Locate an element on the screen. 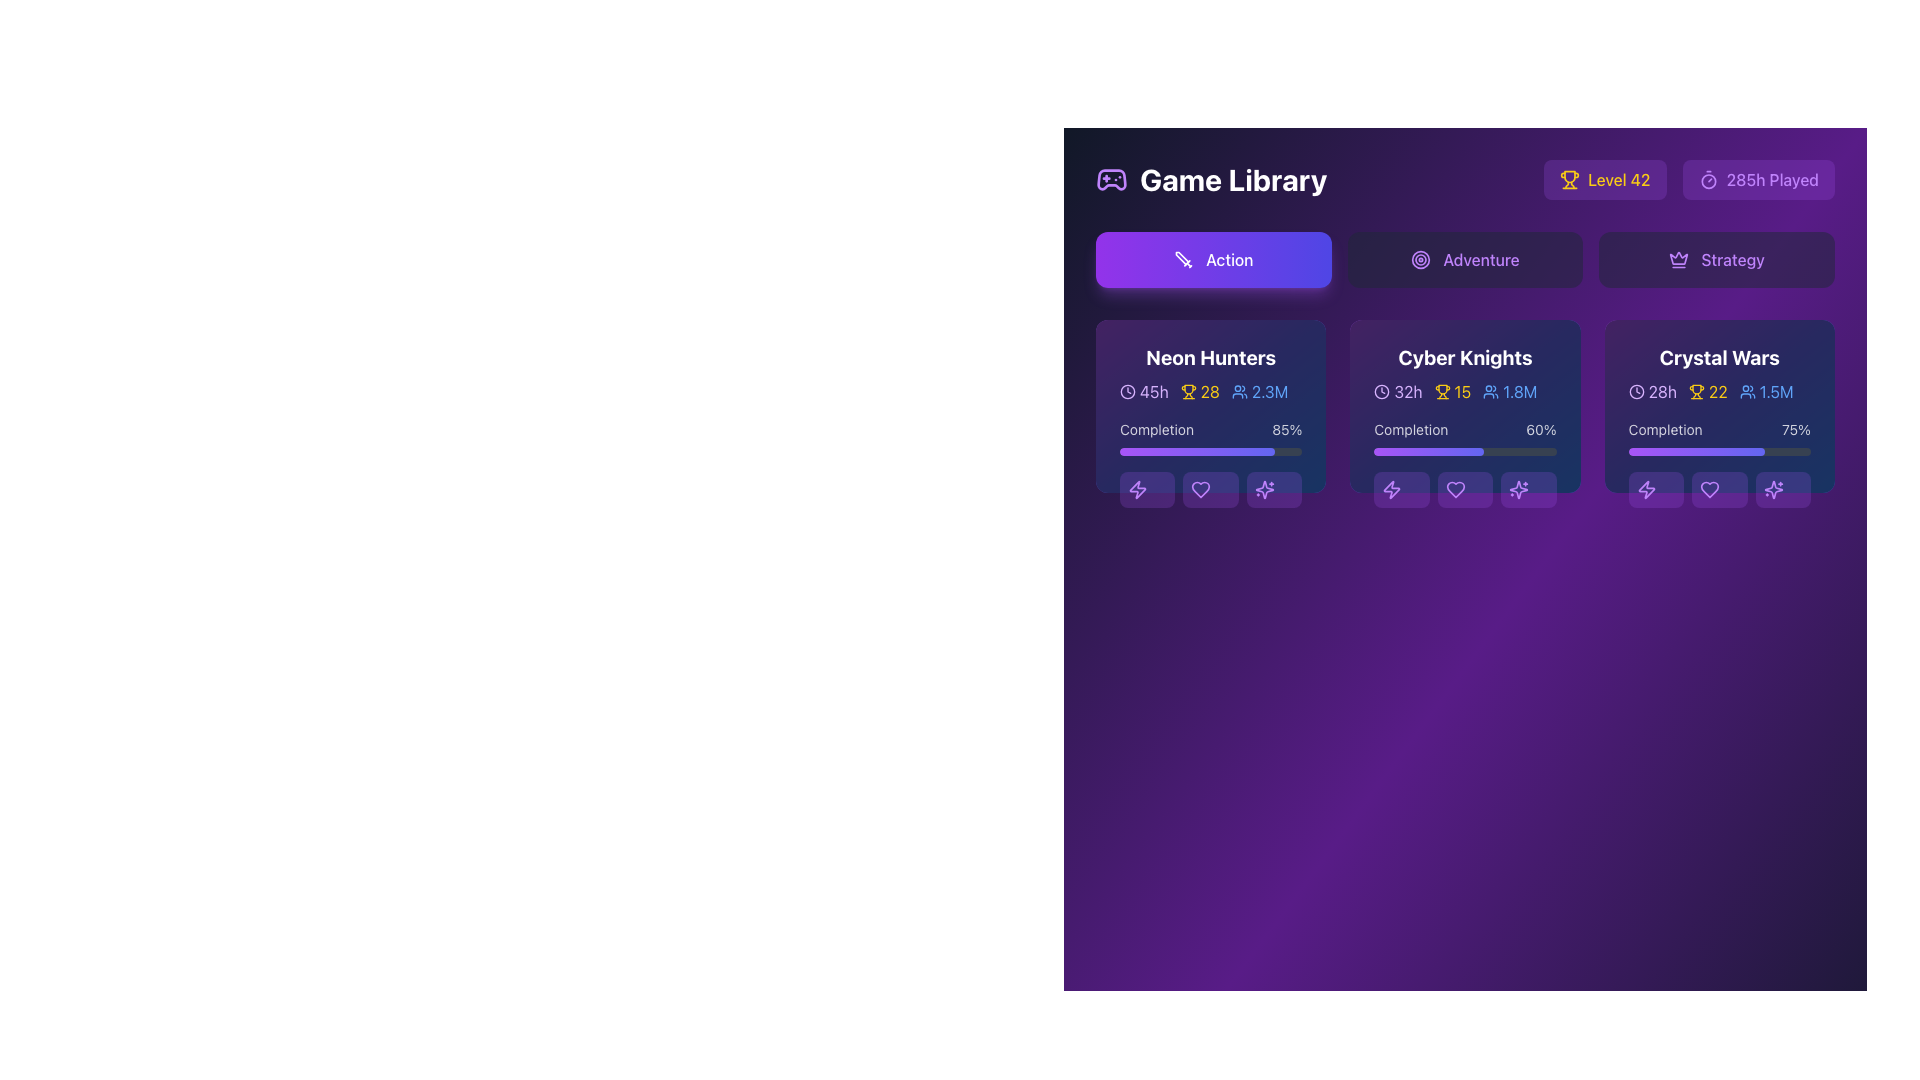 The height and width of the screenshot is (1080, 1920). the text label displaying '60%' in white color against a dark blue background, located in the Progress section of the 'Cyber Knights' card, positioned to the far right of the 'Completion' text is located at coordinates (1540, 428).